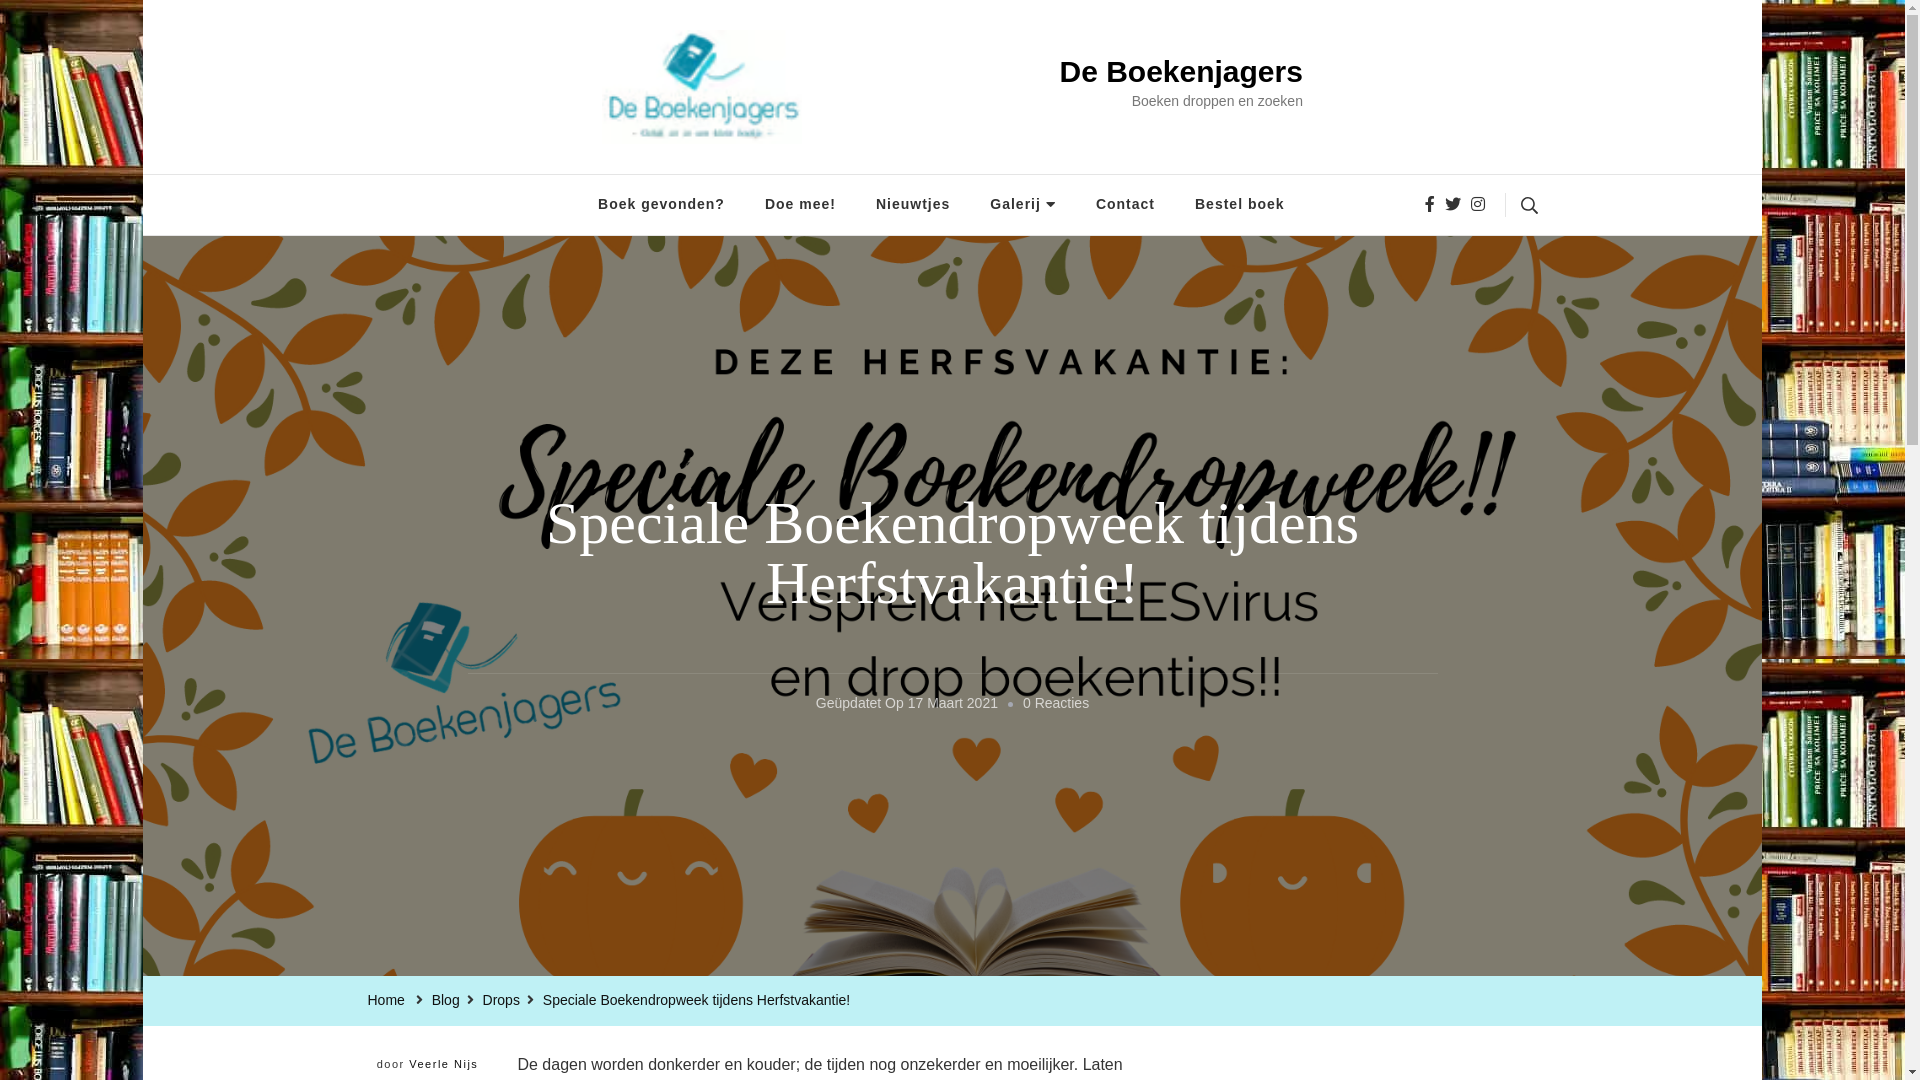 This screenshot has height=1080, width=1920. Describe the element at coordinates (1180, 70) in the screenshot. I see `'De Boekenjagers'` at that location.